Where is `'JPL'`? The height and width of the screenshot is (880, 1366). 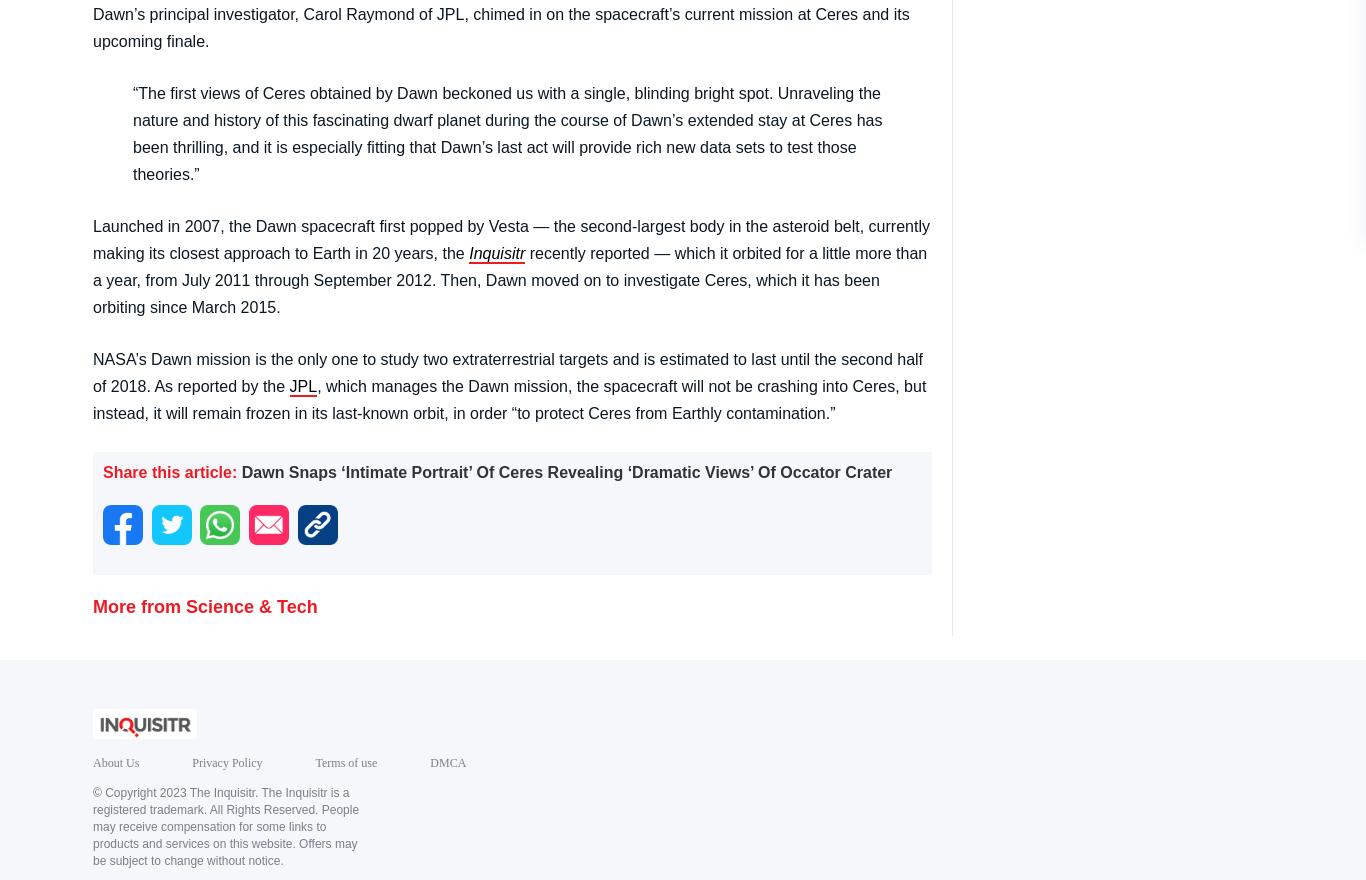 'JPL' is located at coordinates (302, 384).